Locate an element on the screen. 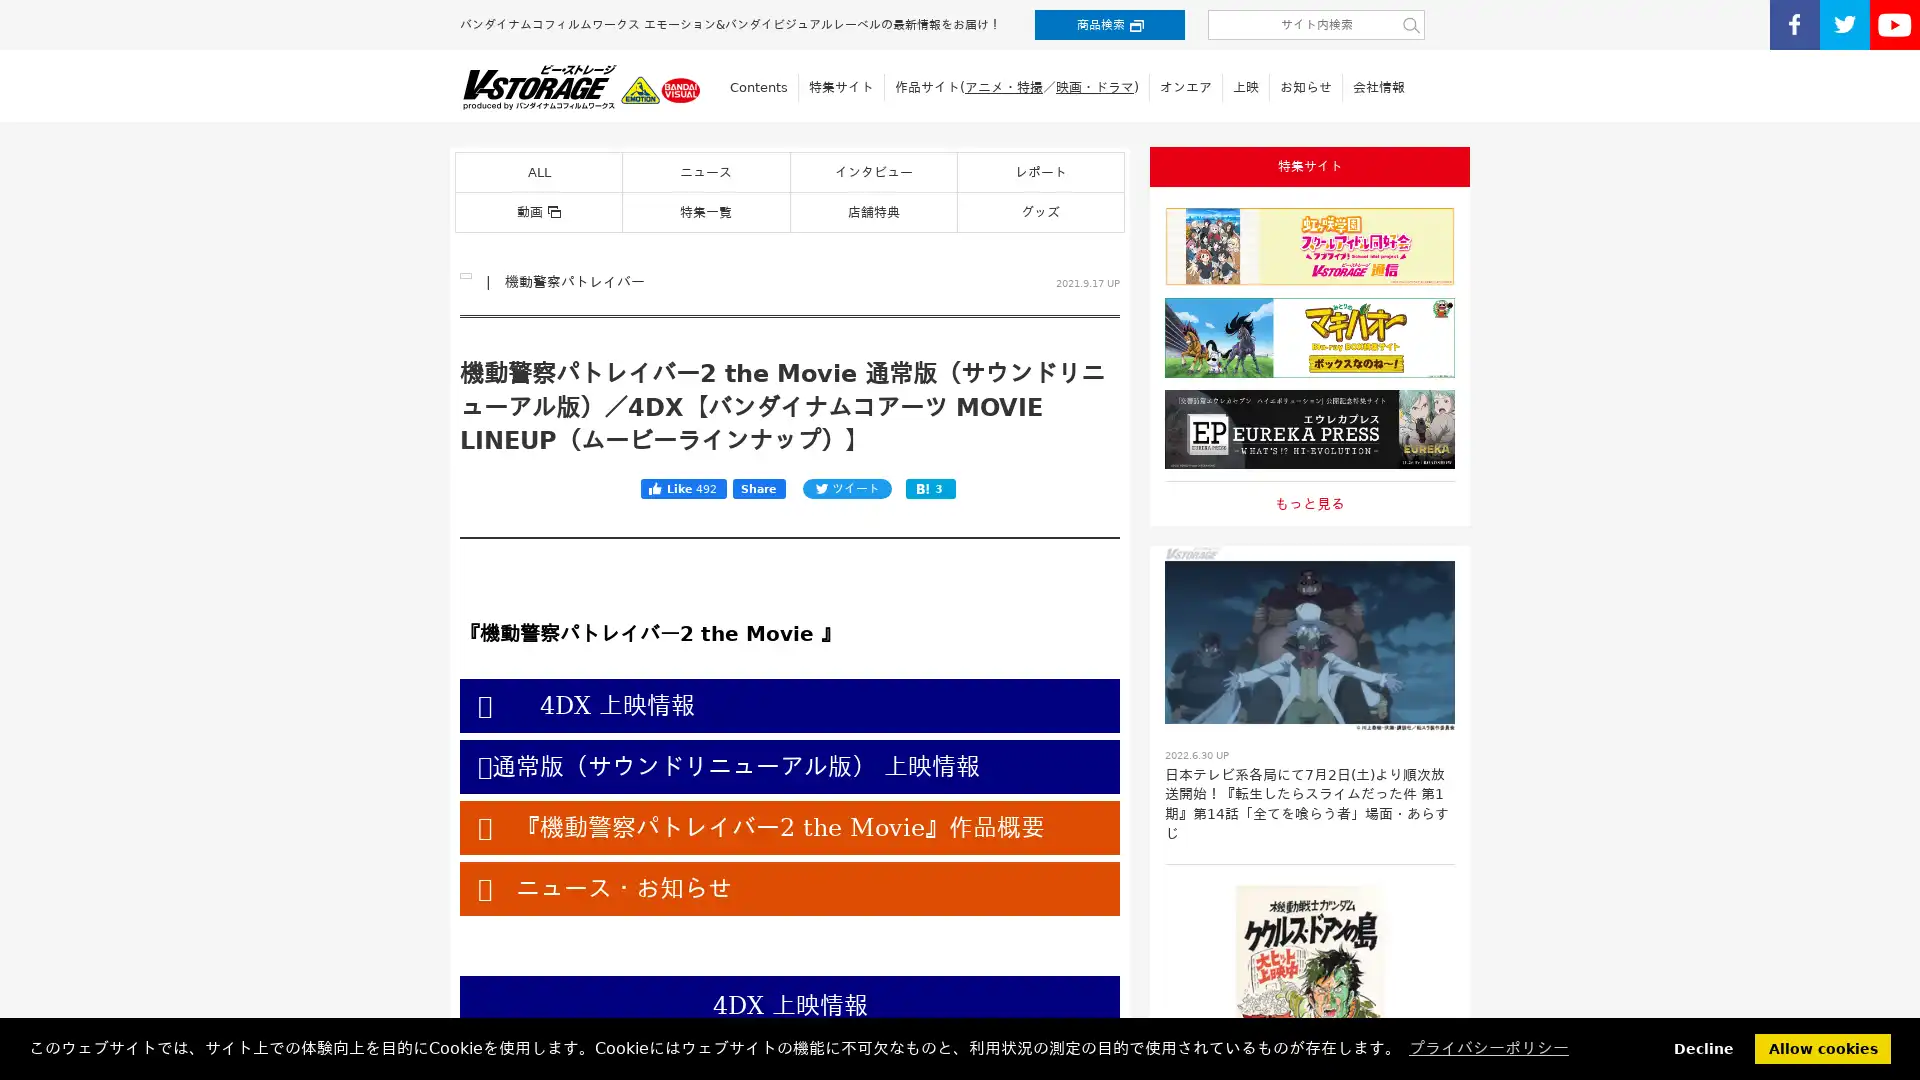 The image size is (1920, 1080). deny cookies is located at coordinates (1702, 1048).